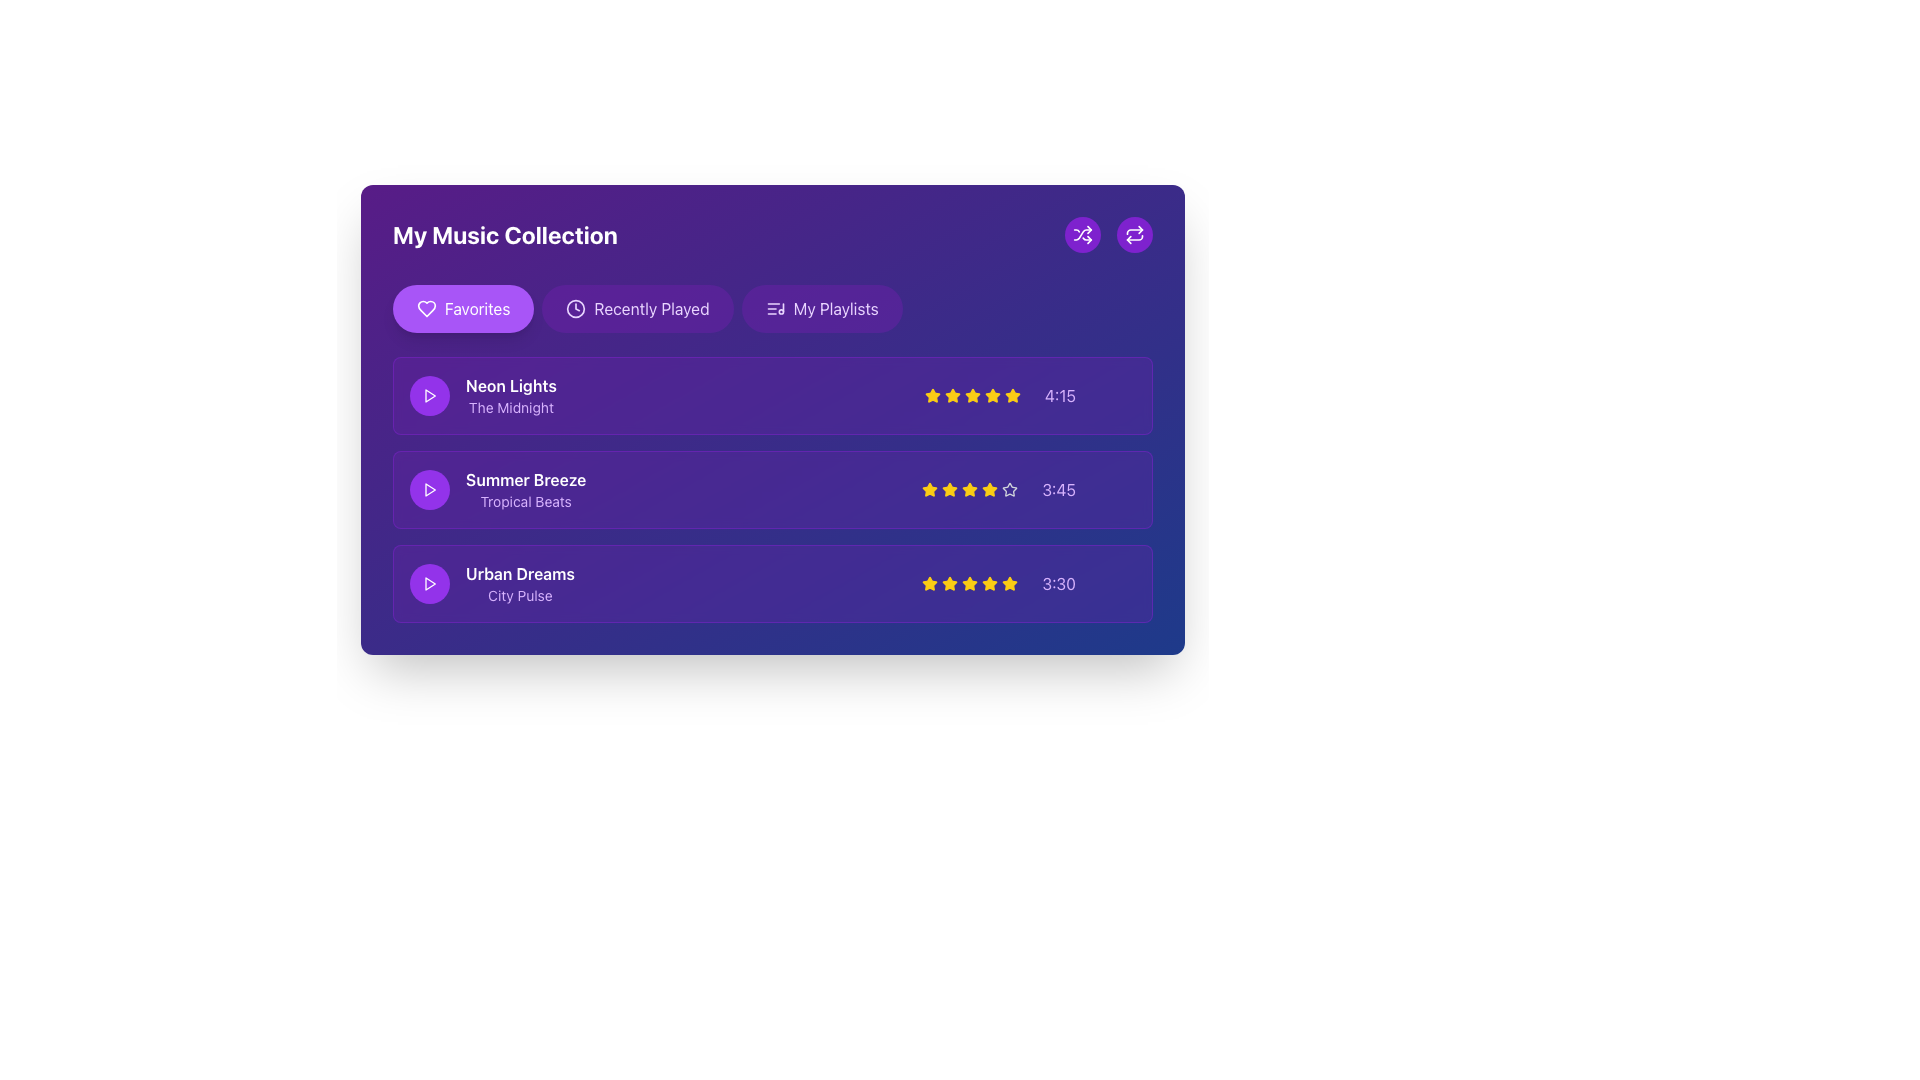 The height and width of the screenshot is (1080, 1920). I want to click on text information displayed by the duration label located at the rightmost end of the first row of playlist items, adjacent to five yellow stars, so click(1059, 396).